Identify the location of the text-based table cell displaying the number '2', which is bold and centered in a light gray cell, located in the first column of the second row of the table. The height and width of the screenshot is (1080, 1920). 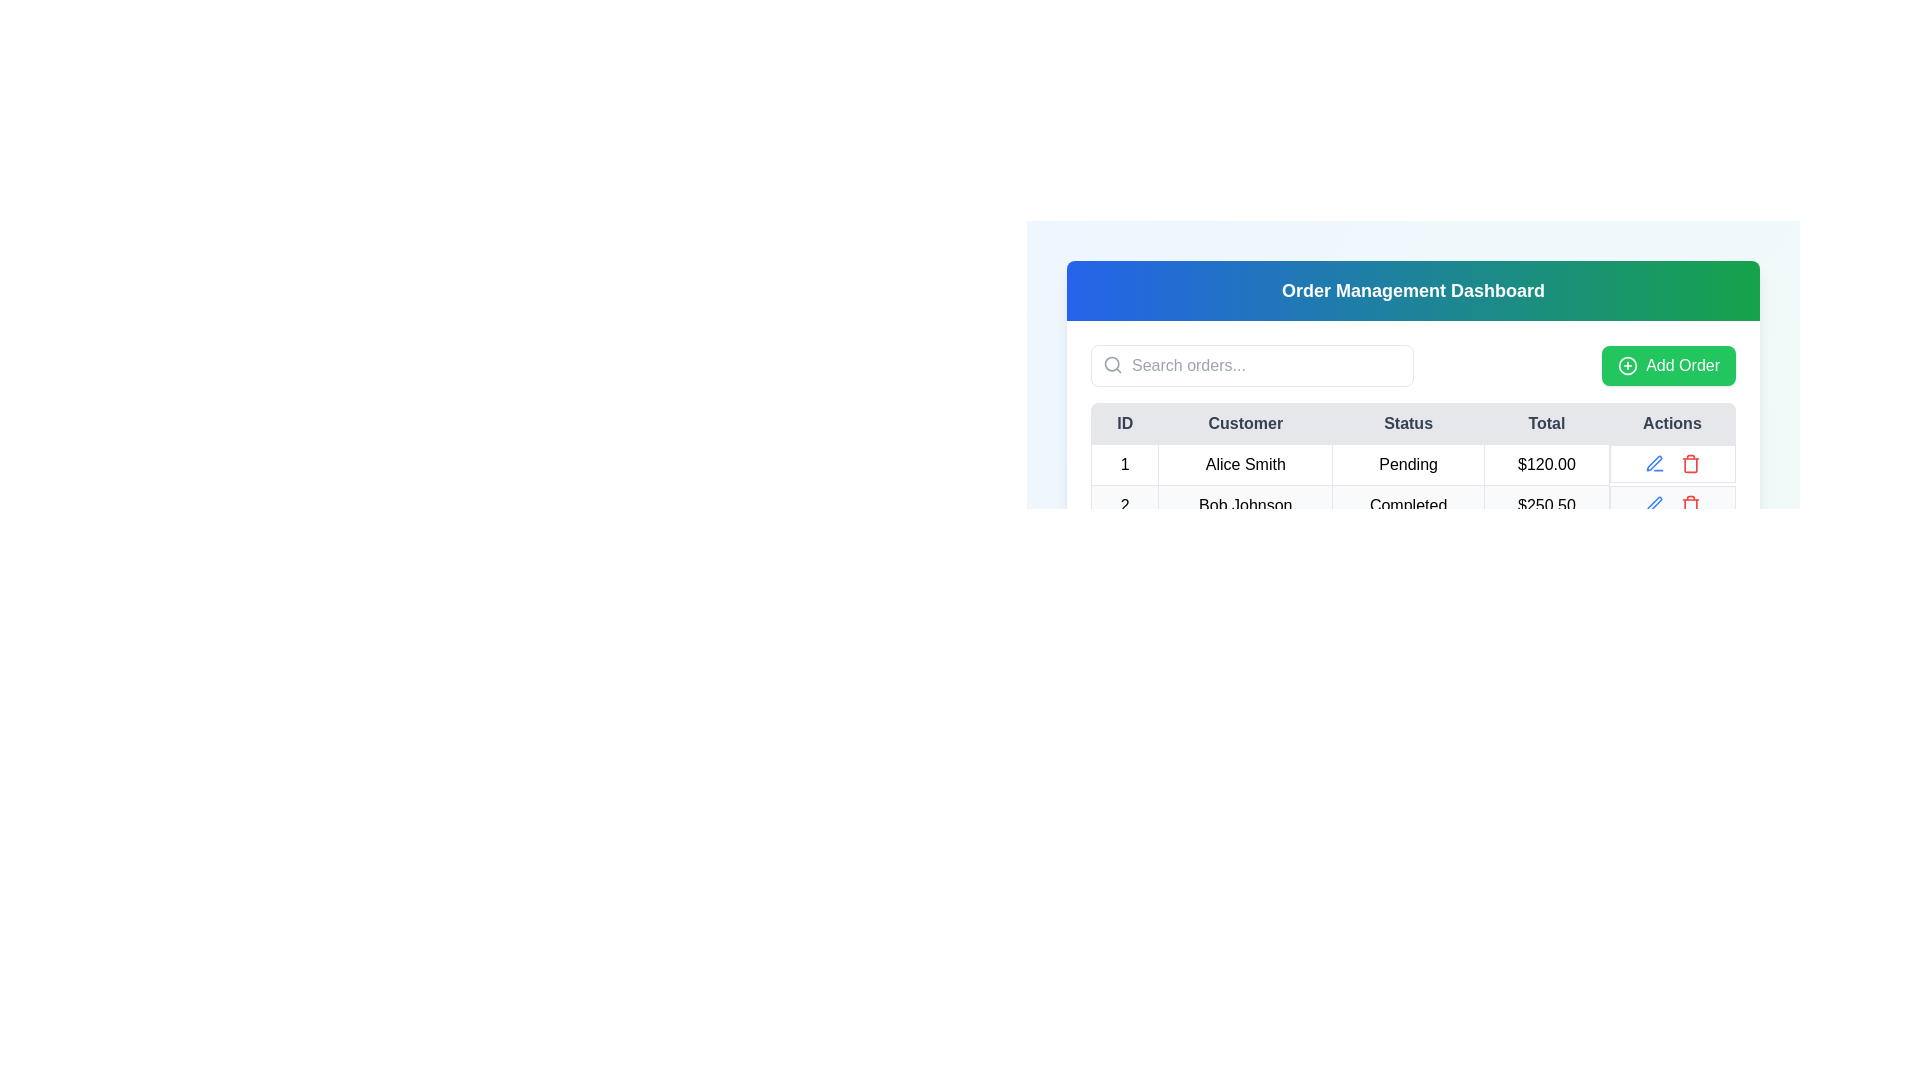
(1125, 504).